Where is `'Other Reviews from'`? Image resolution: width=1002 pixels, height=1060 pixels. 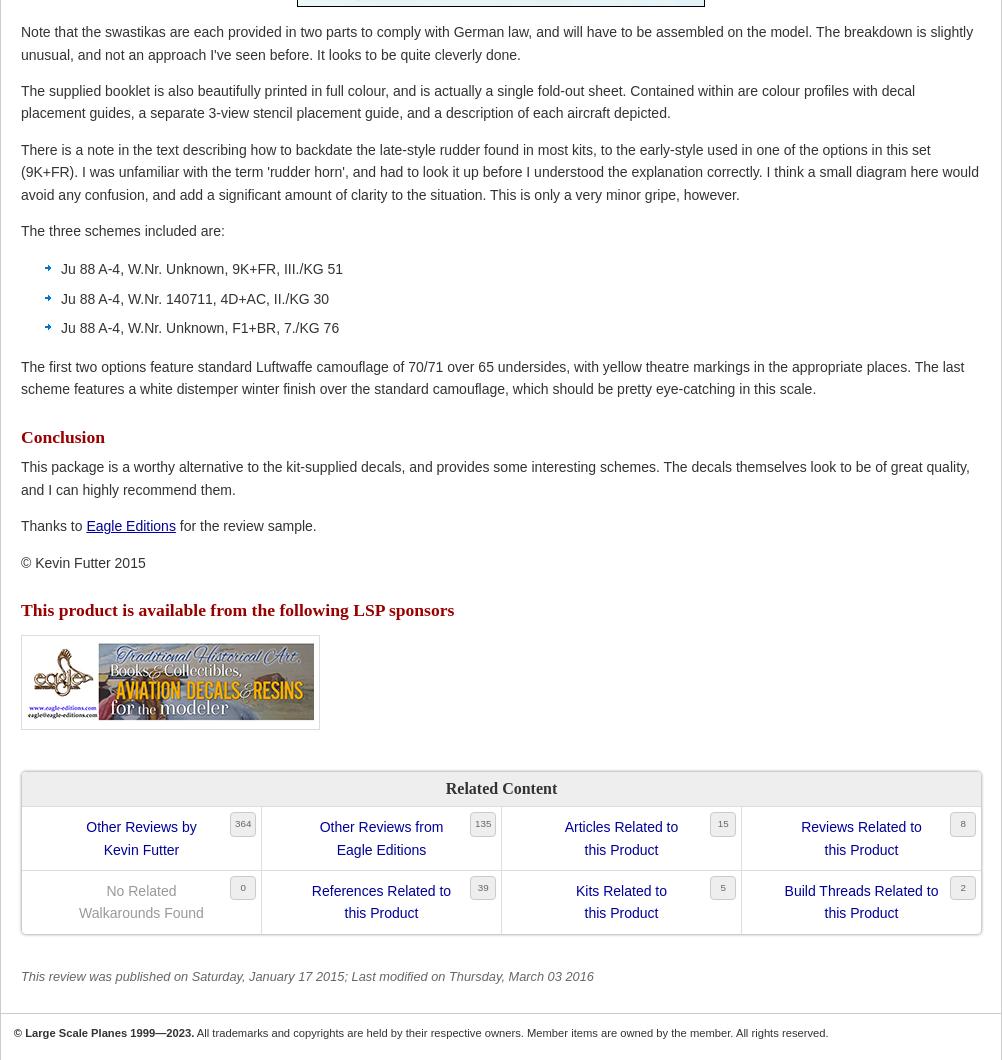 'Other Reviews from' is located at coordinates (380, 827).